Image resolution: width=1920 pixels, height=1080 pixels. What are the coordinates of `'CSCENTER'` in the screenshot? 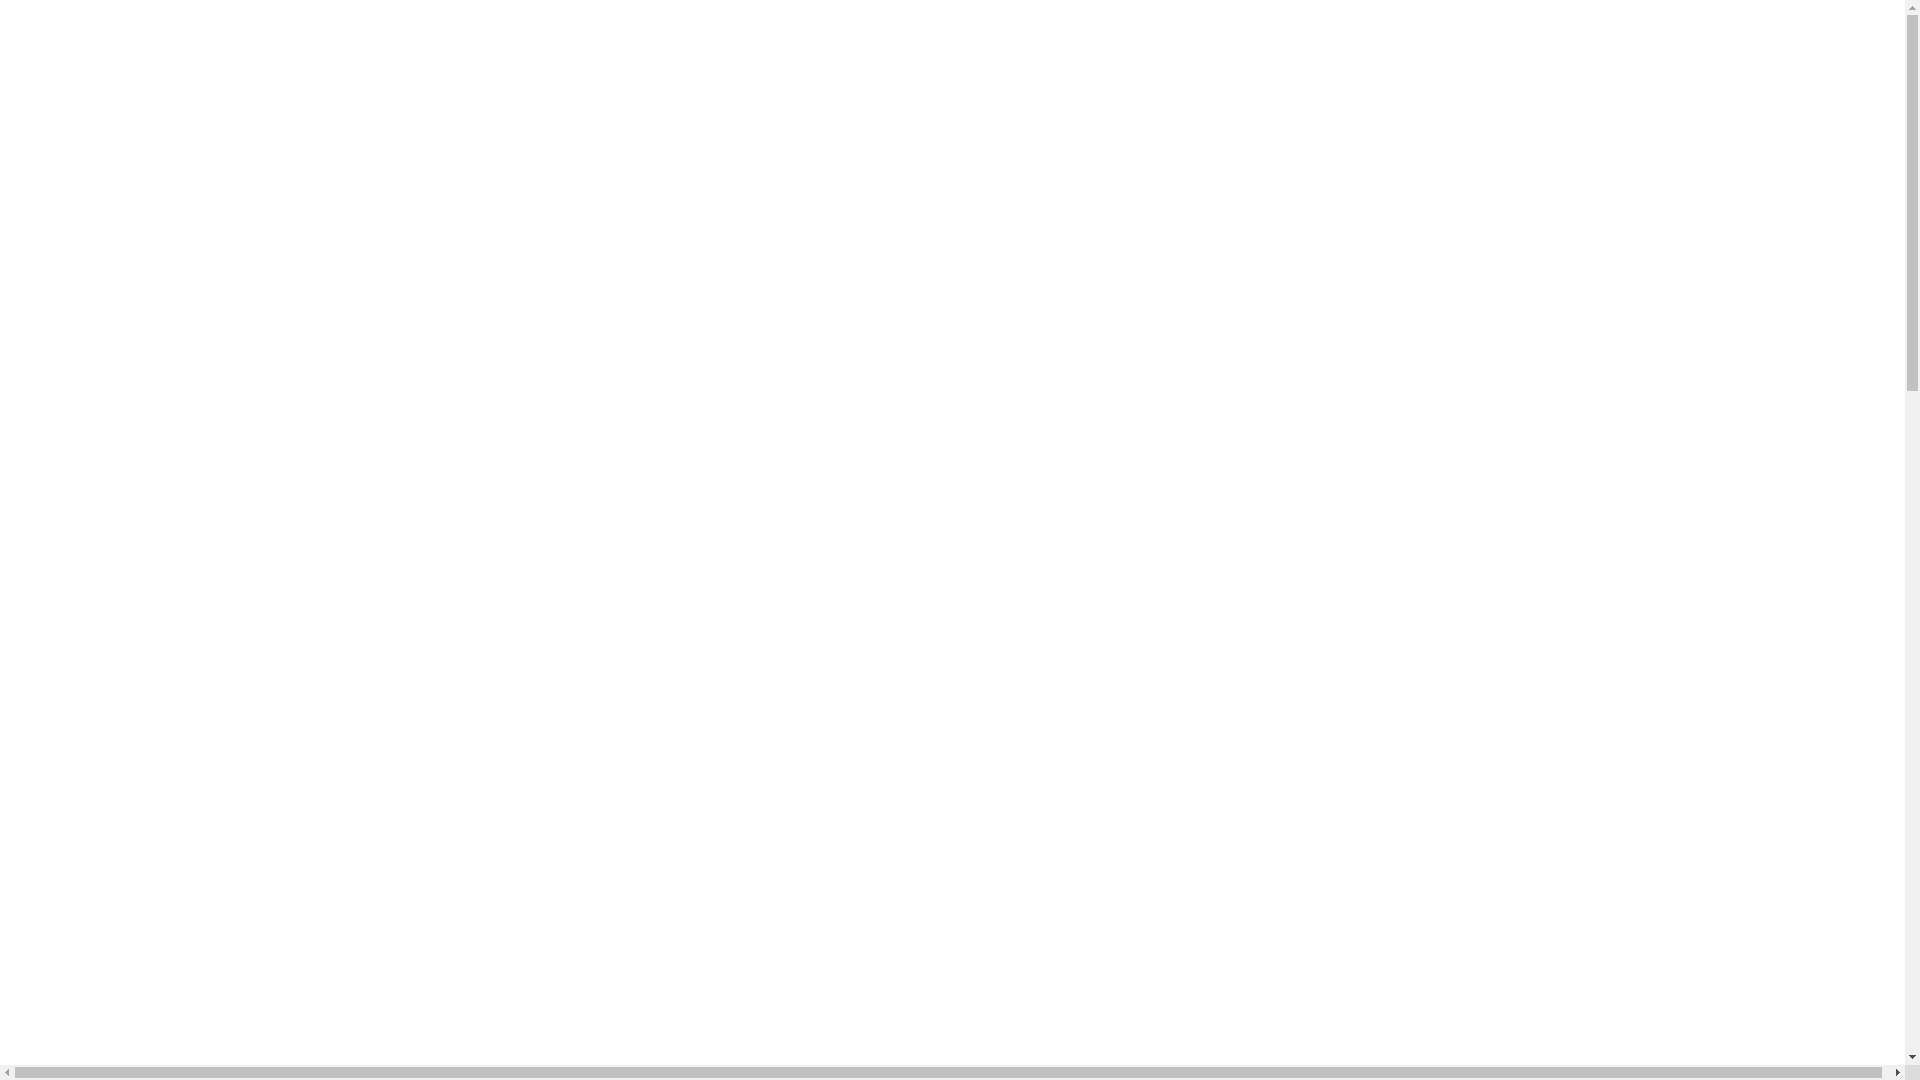 It's located at (48, 175).